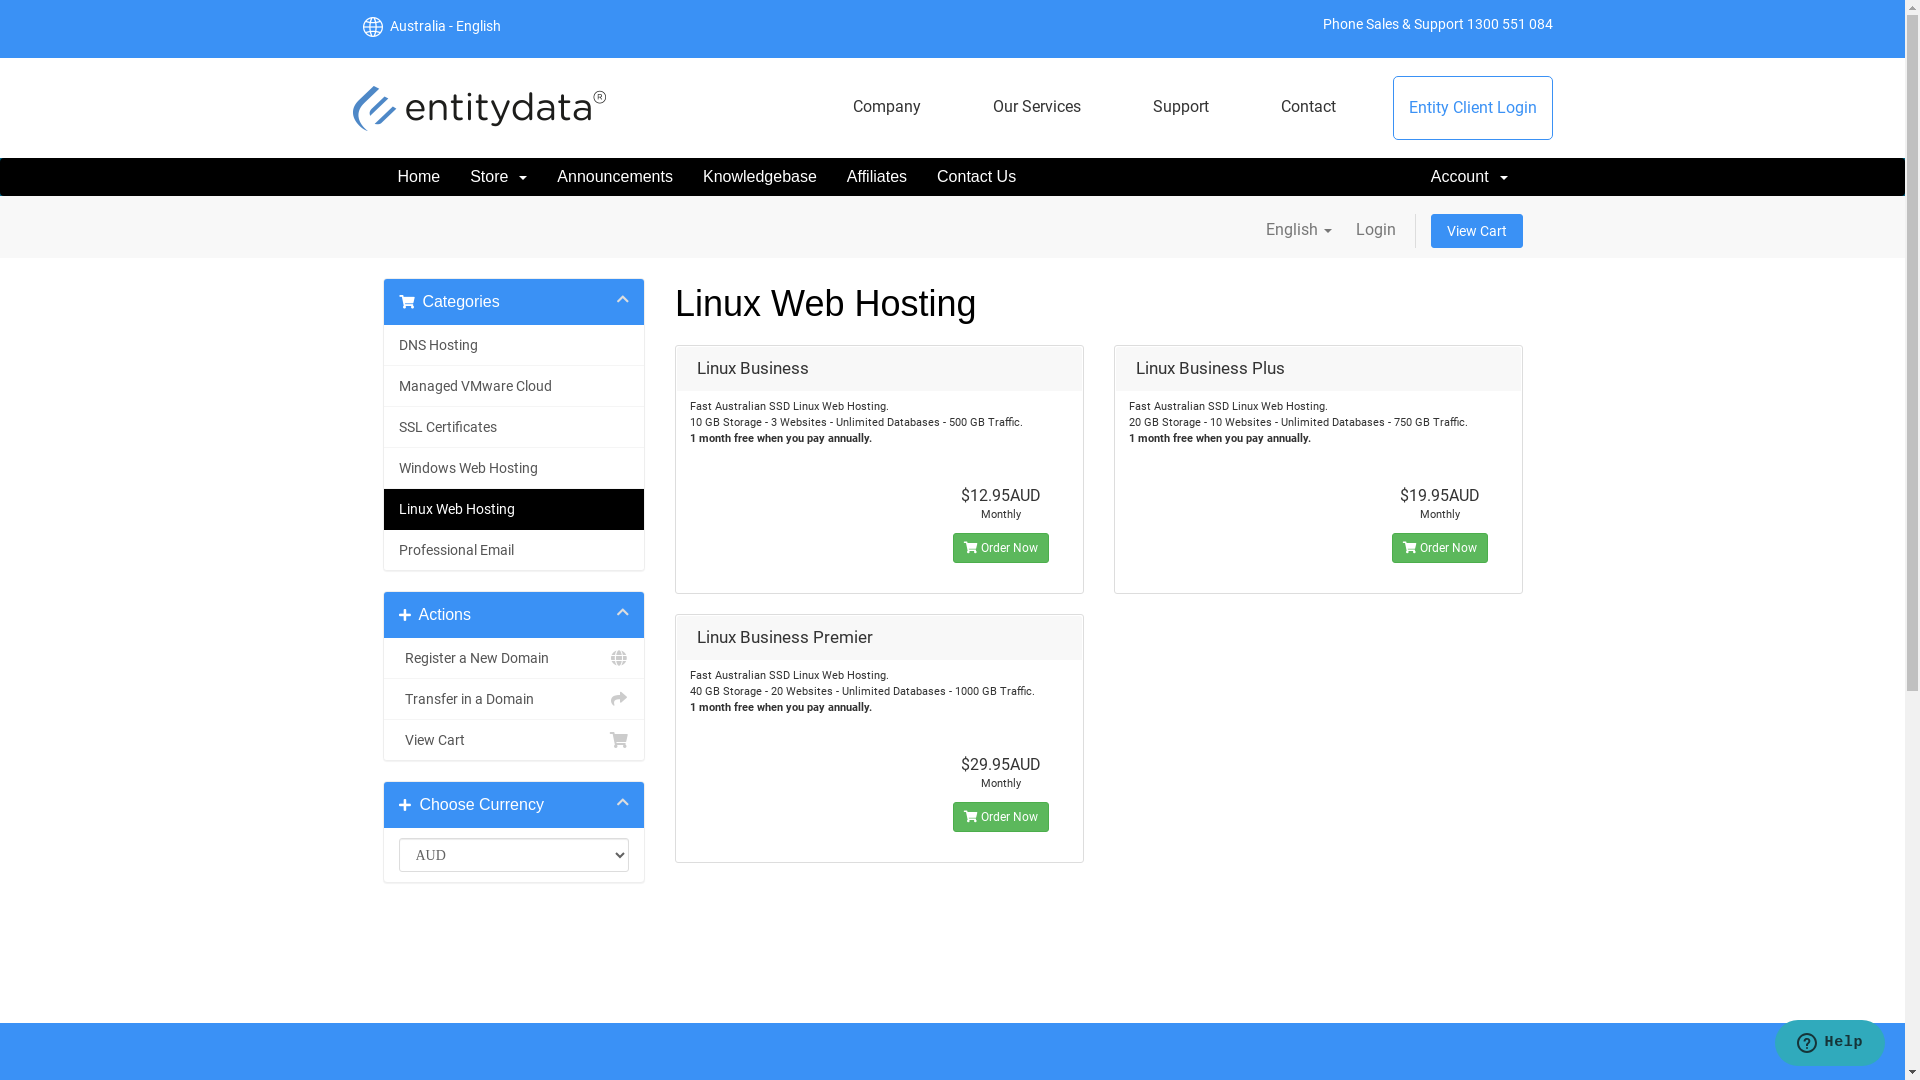 This screenshot has height=1080, width=1920. I want to click on 'Professional Email', so click(514, 550).